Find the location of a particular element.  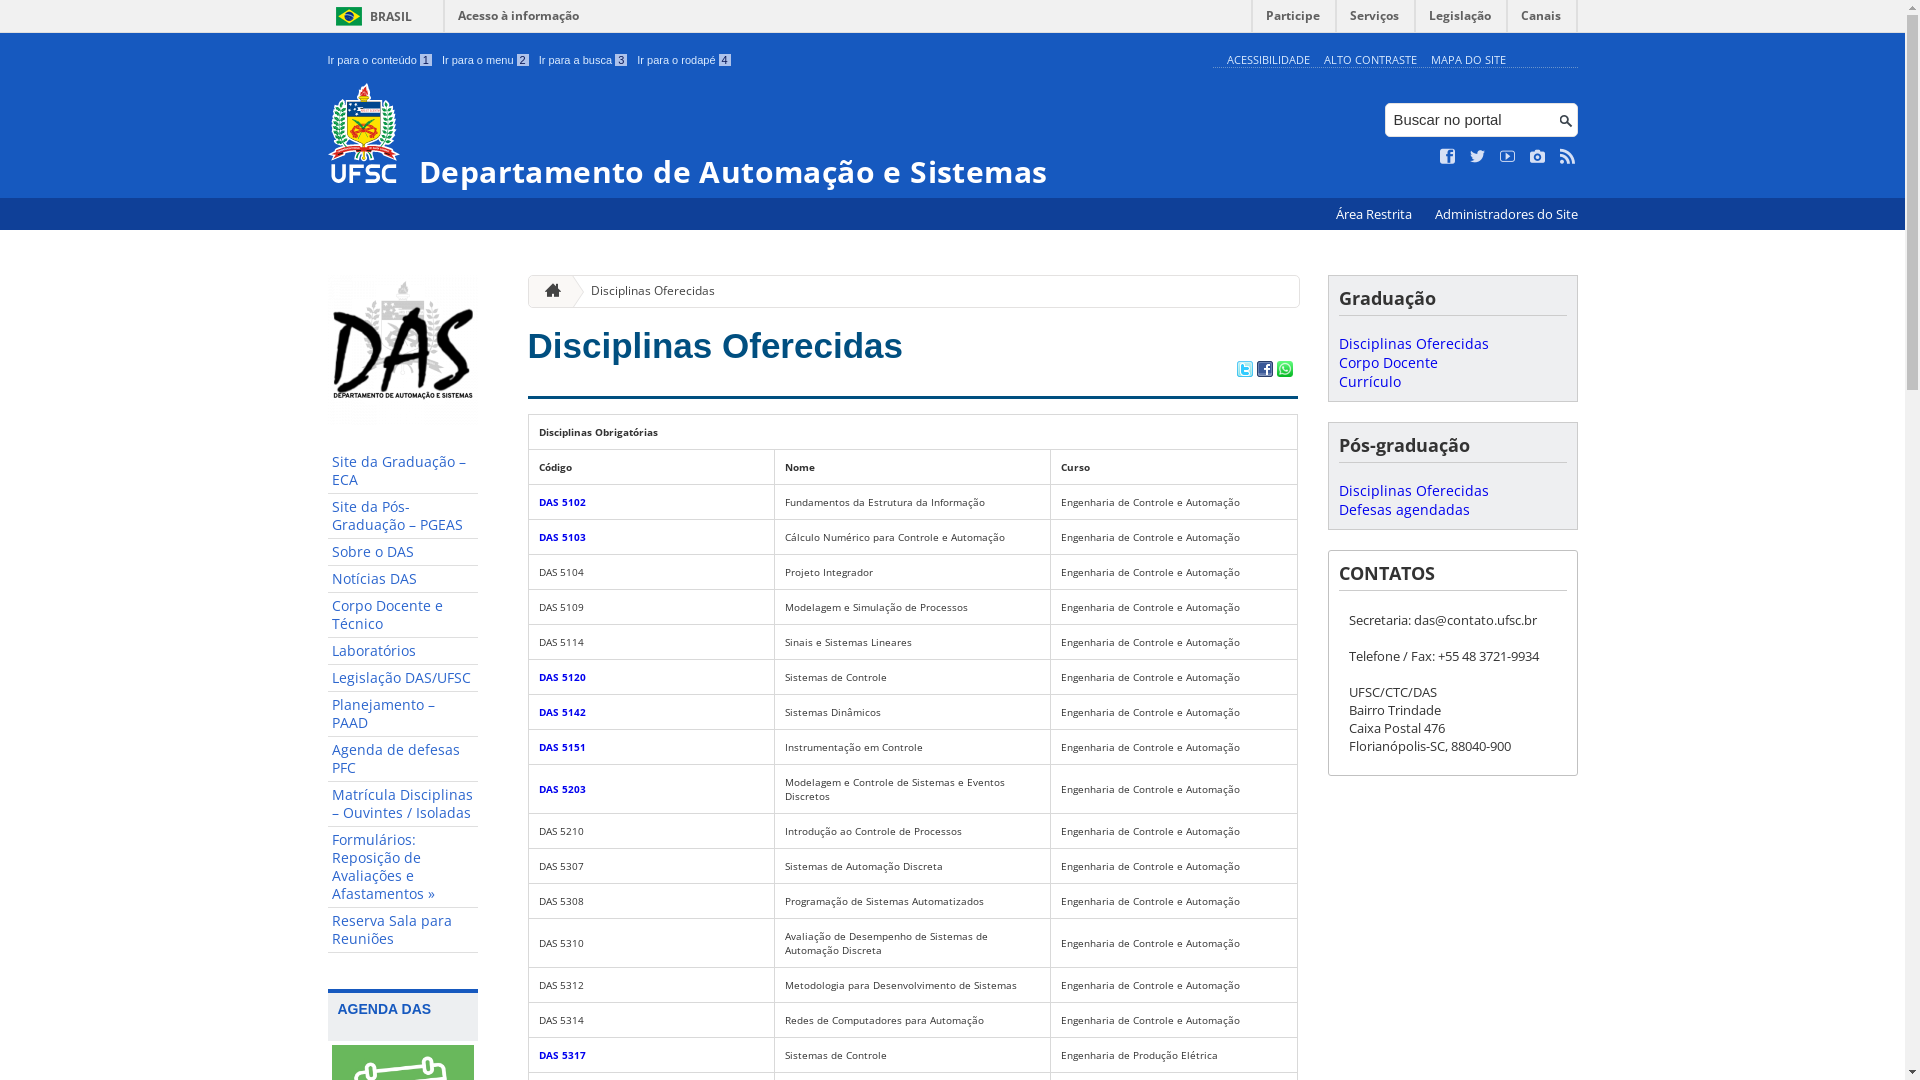

'Canais' is located at coordinates (1540, 20).